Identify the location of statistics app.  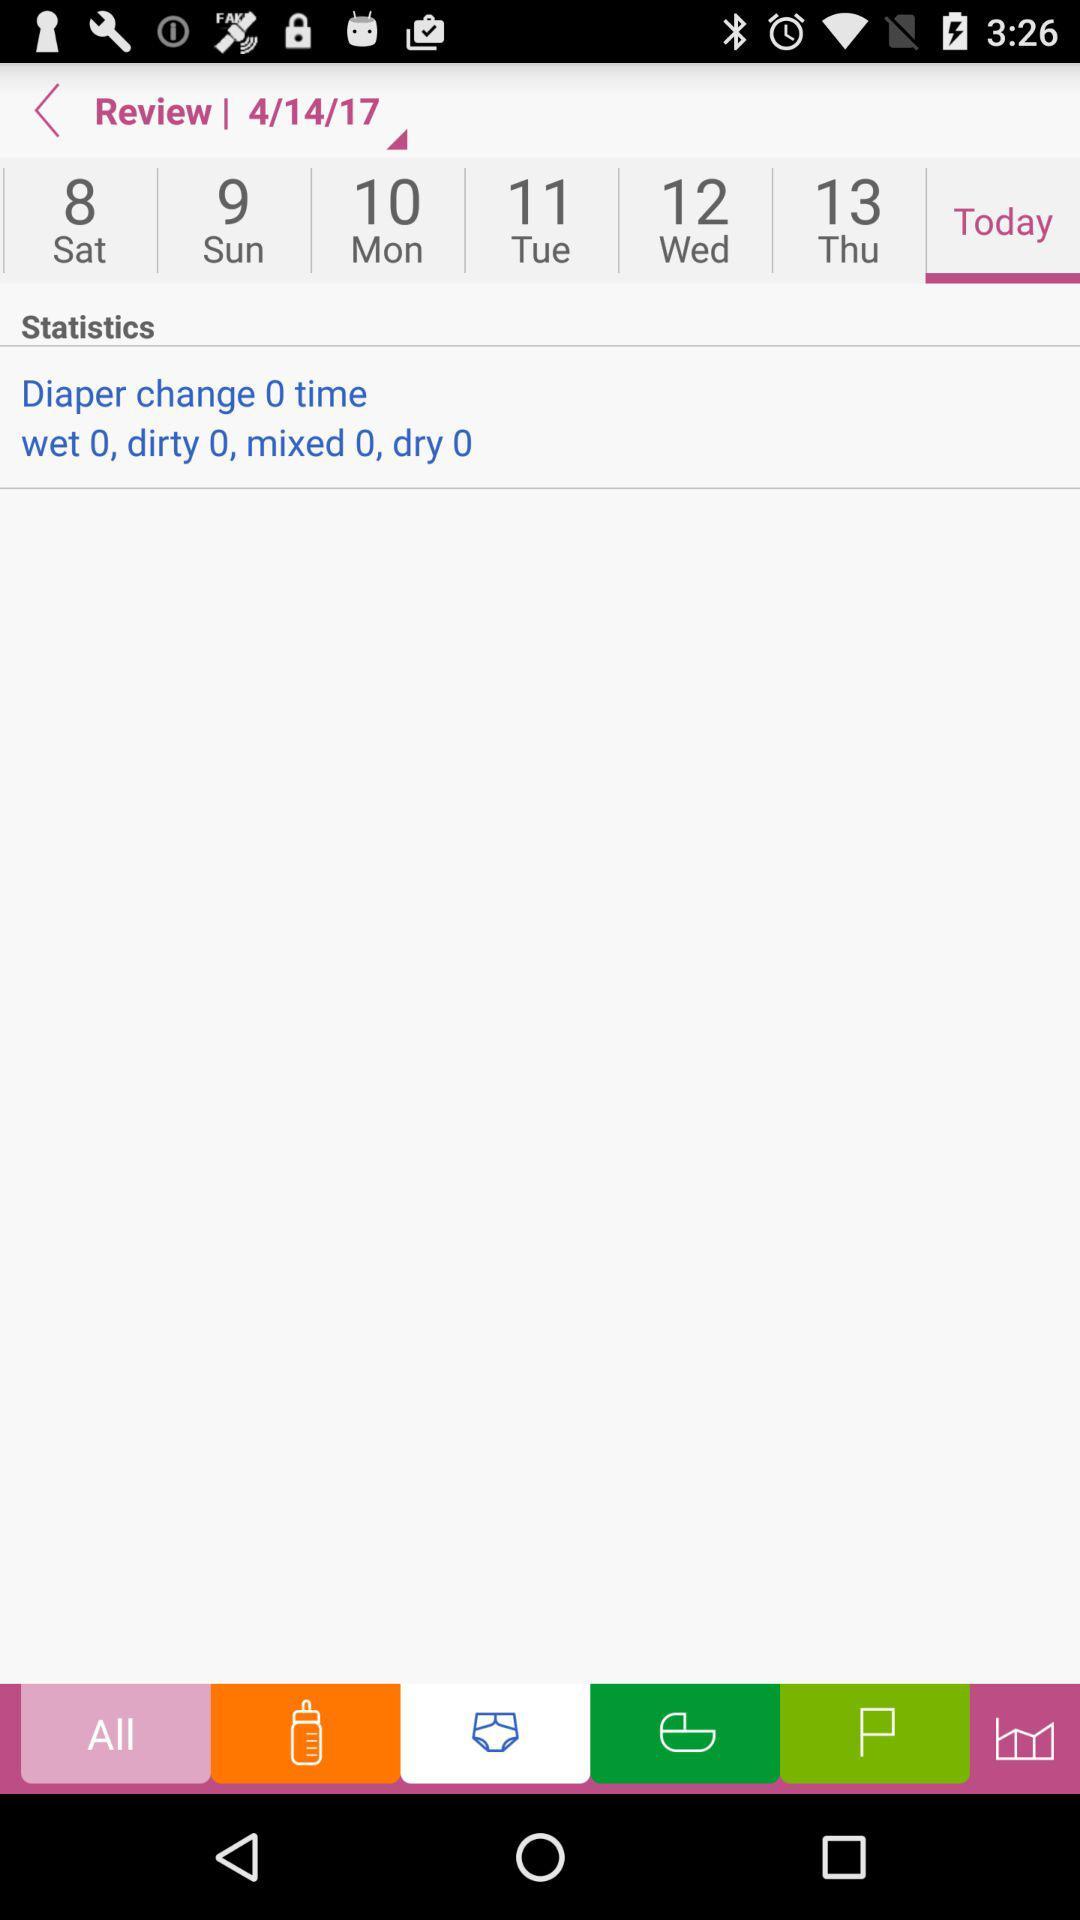
(540, 325).